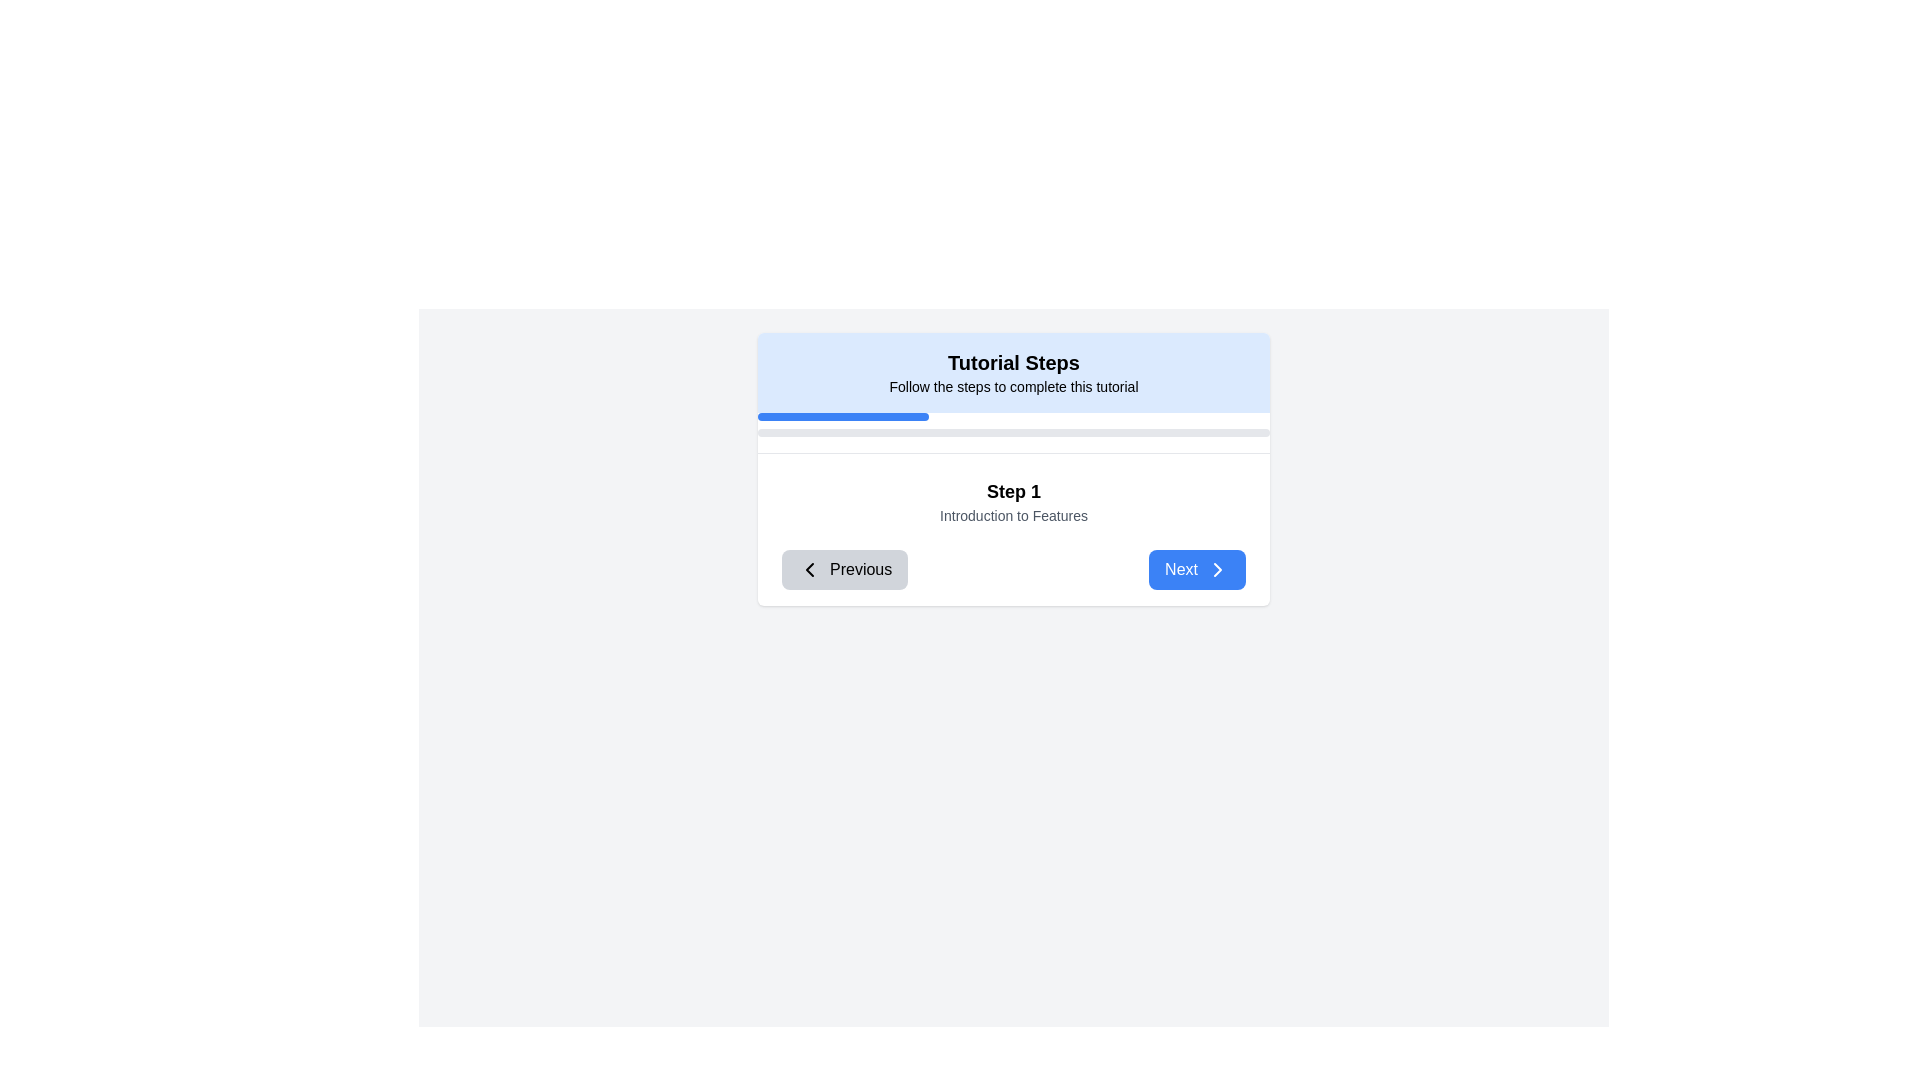 This screenshot has height=1080, width=1920. What do you see at coordinates (1013, 431) in the screenshot?
I see `the progress bar located in the 'Tutorial Steps' panel, which is a horizontal bar with a gray background and a blue segment indicating progress` at bounding box center [1013, 431].